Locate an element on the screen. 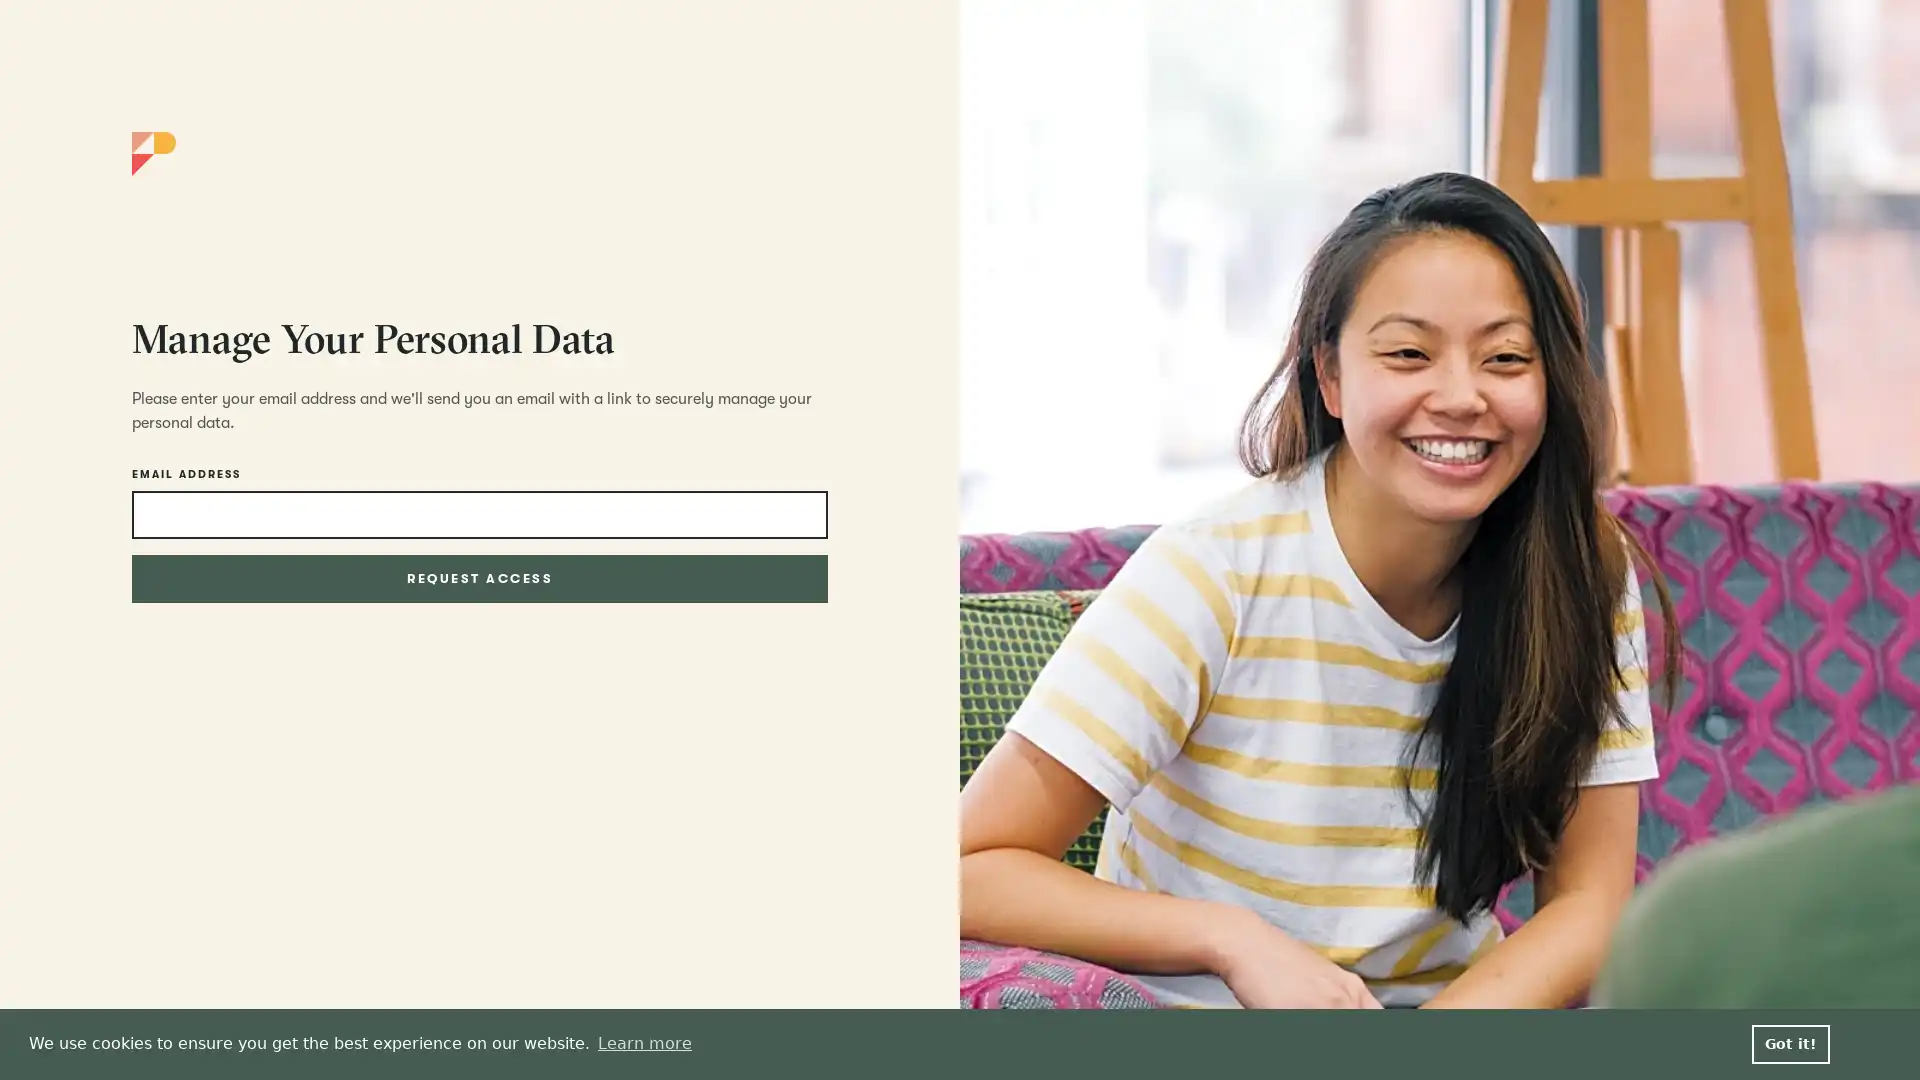 The image size is (1920, 1080). learn more about cookies is located at coordinates (644, 1043).